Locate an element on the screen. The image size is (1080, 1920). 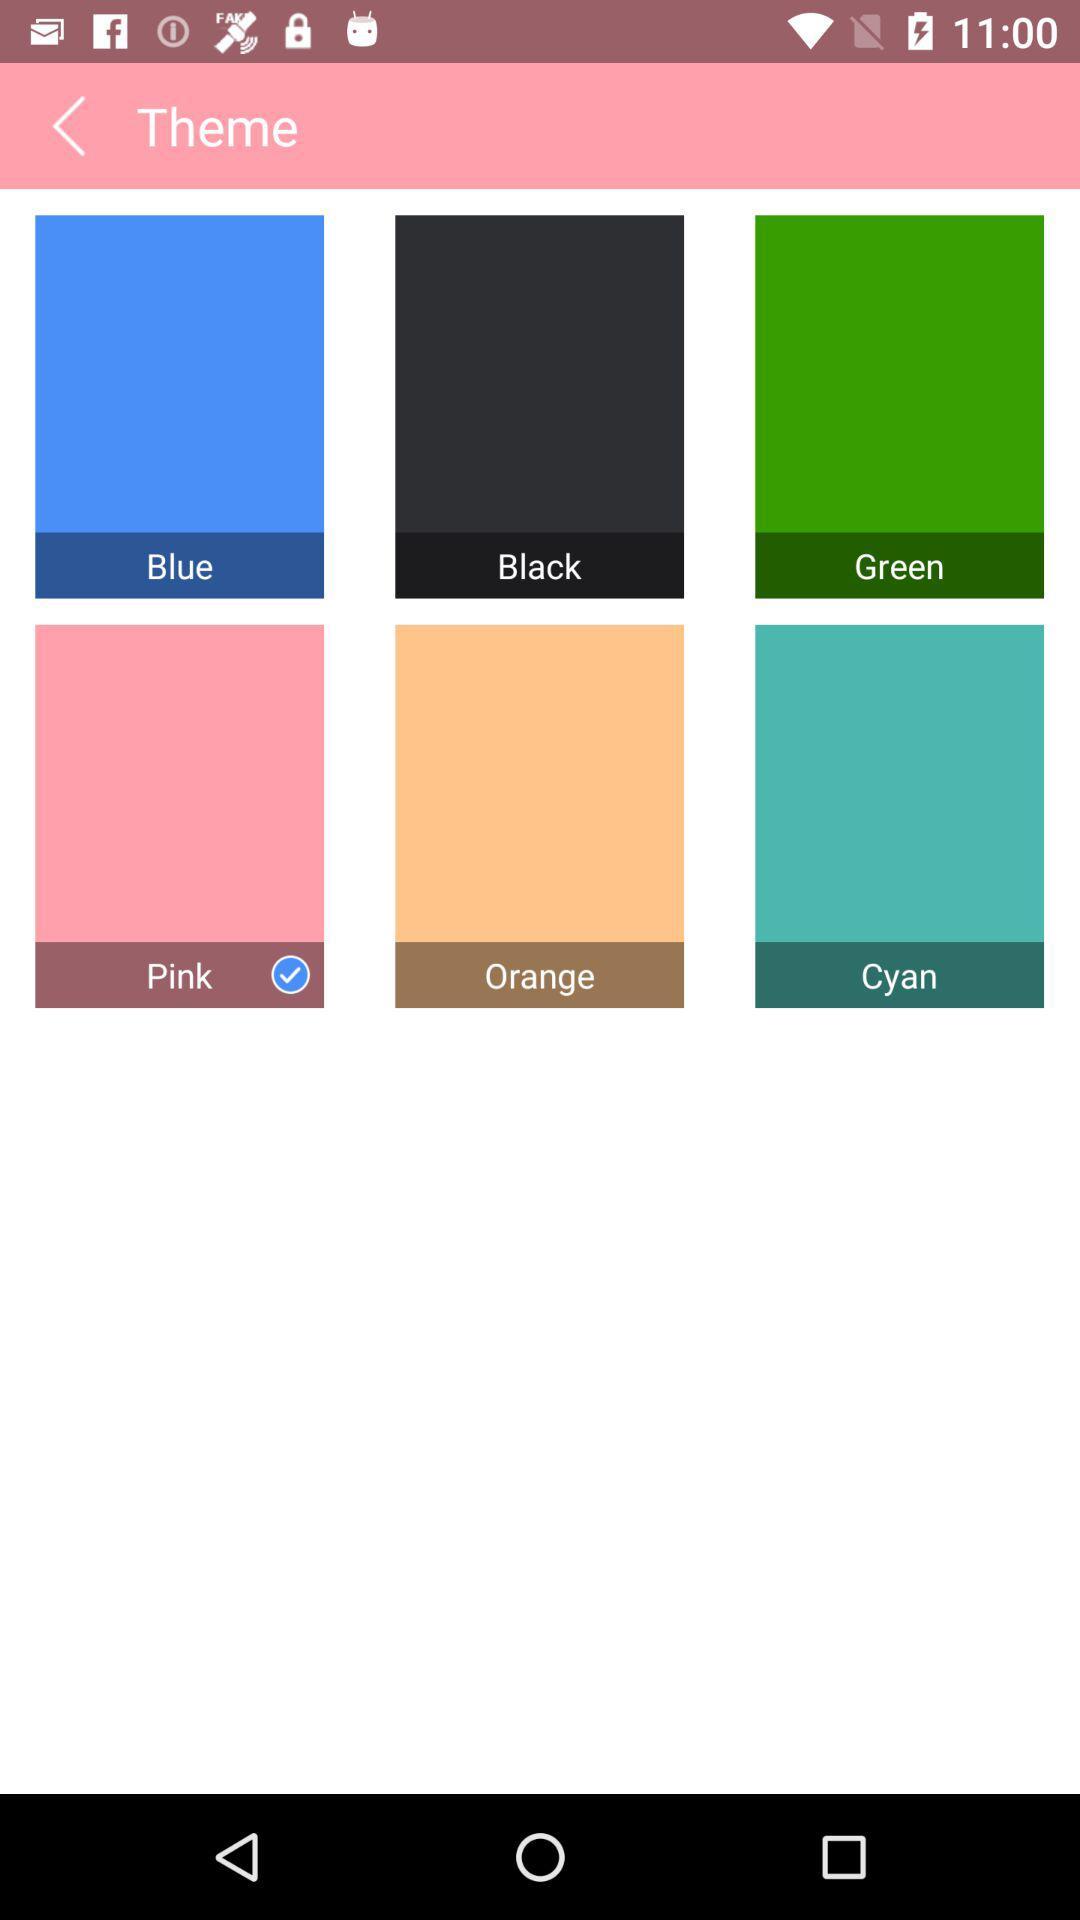
return to menu is located at coordinates (67, 124).